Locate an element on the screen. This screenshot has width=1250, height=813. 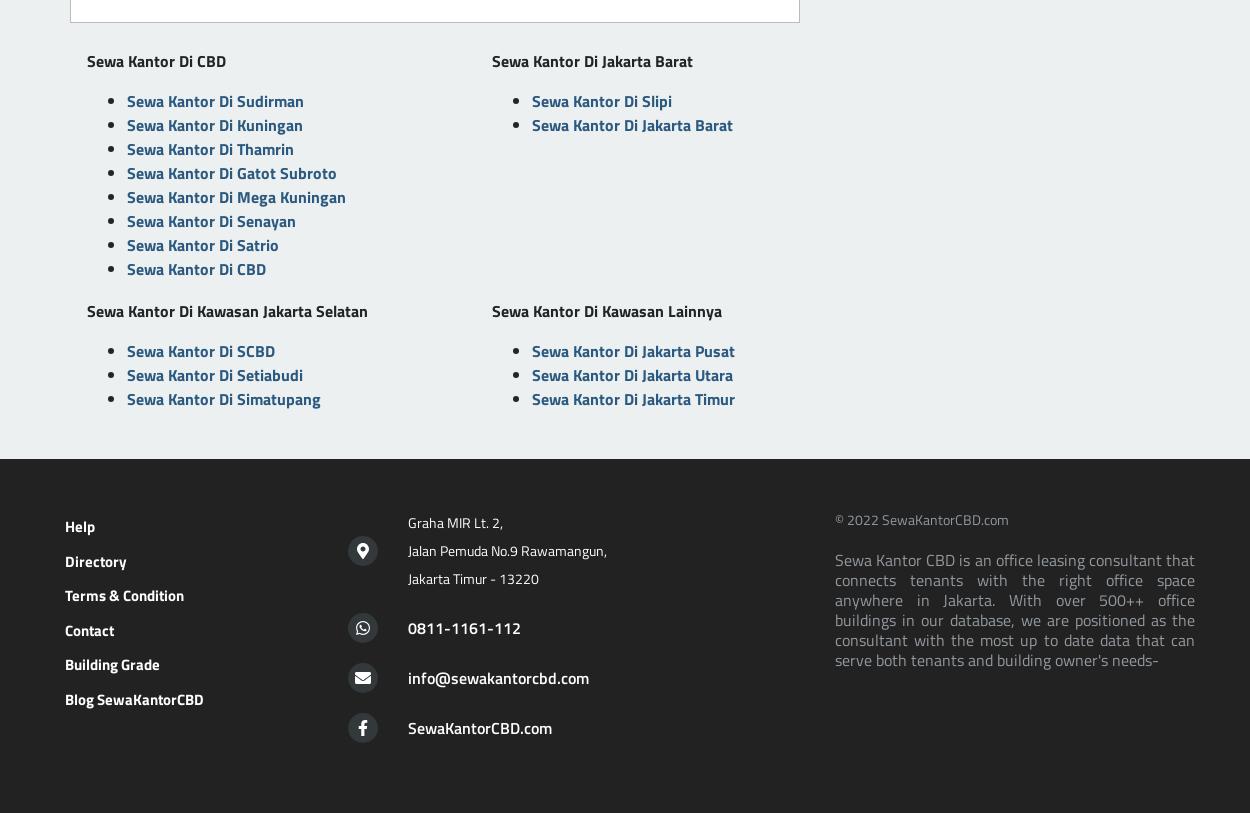
'Sewa Kantor Di Sudirman' is located at coordinates (214, 99).